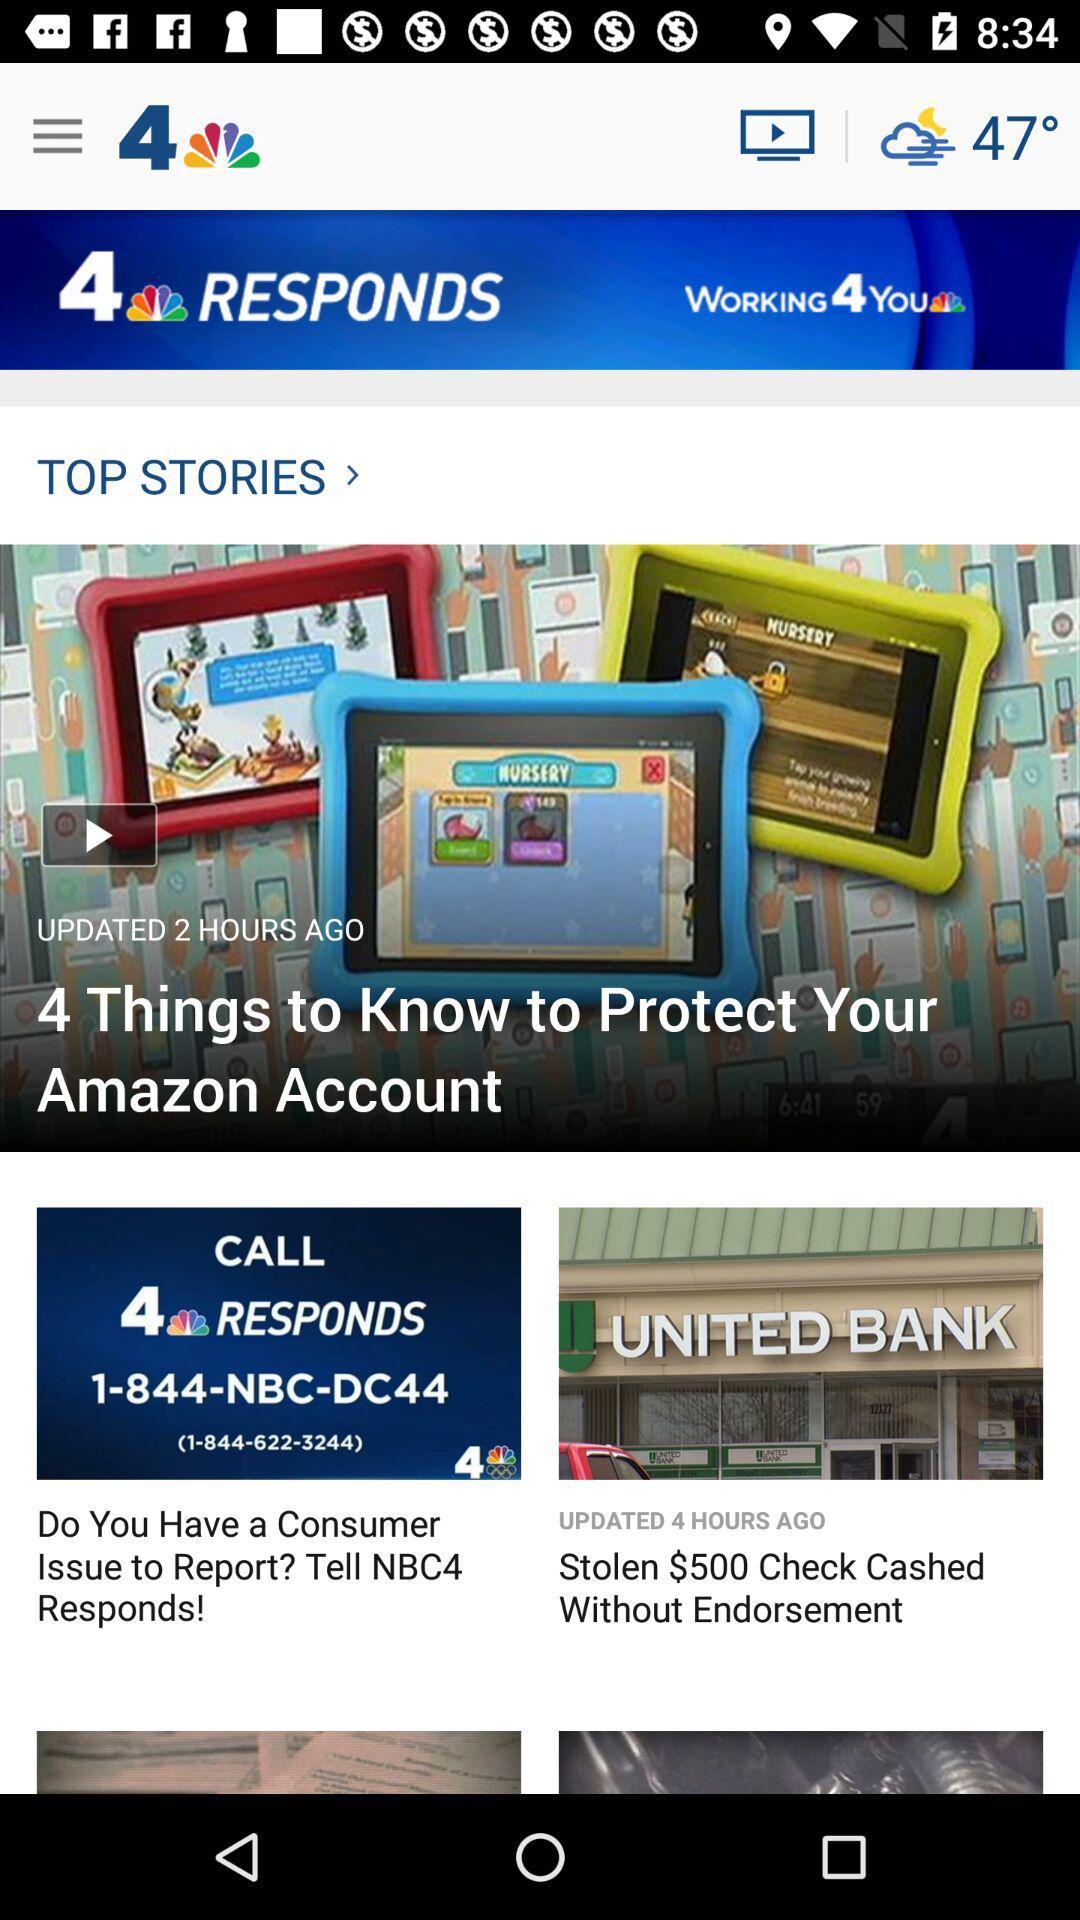  Describe the element at coordinates (278, 1762) in the screenshot. I see `new stories` at that location.